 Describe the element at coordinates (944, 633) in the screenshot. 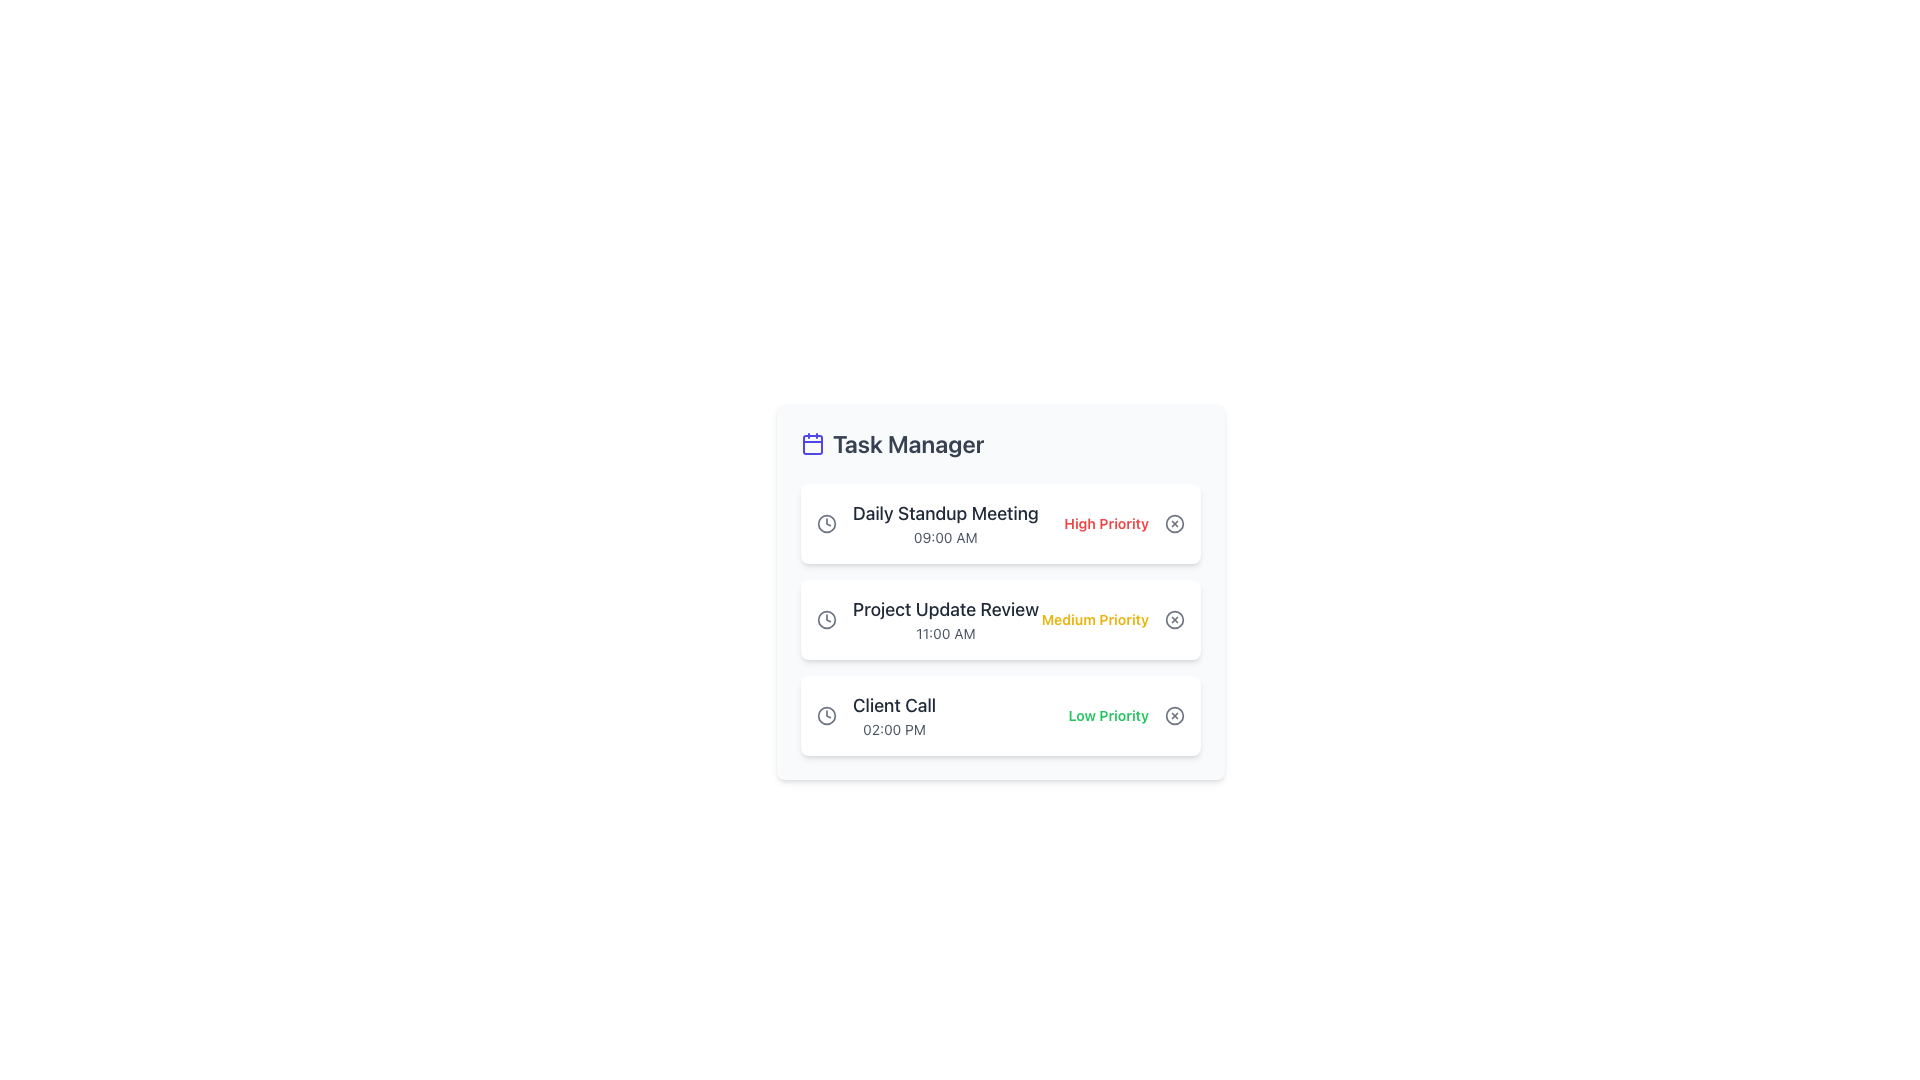

I see `static time displayed beneath 'Project Update Review' in the second task card` at that location.